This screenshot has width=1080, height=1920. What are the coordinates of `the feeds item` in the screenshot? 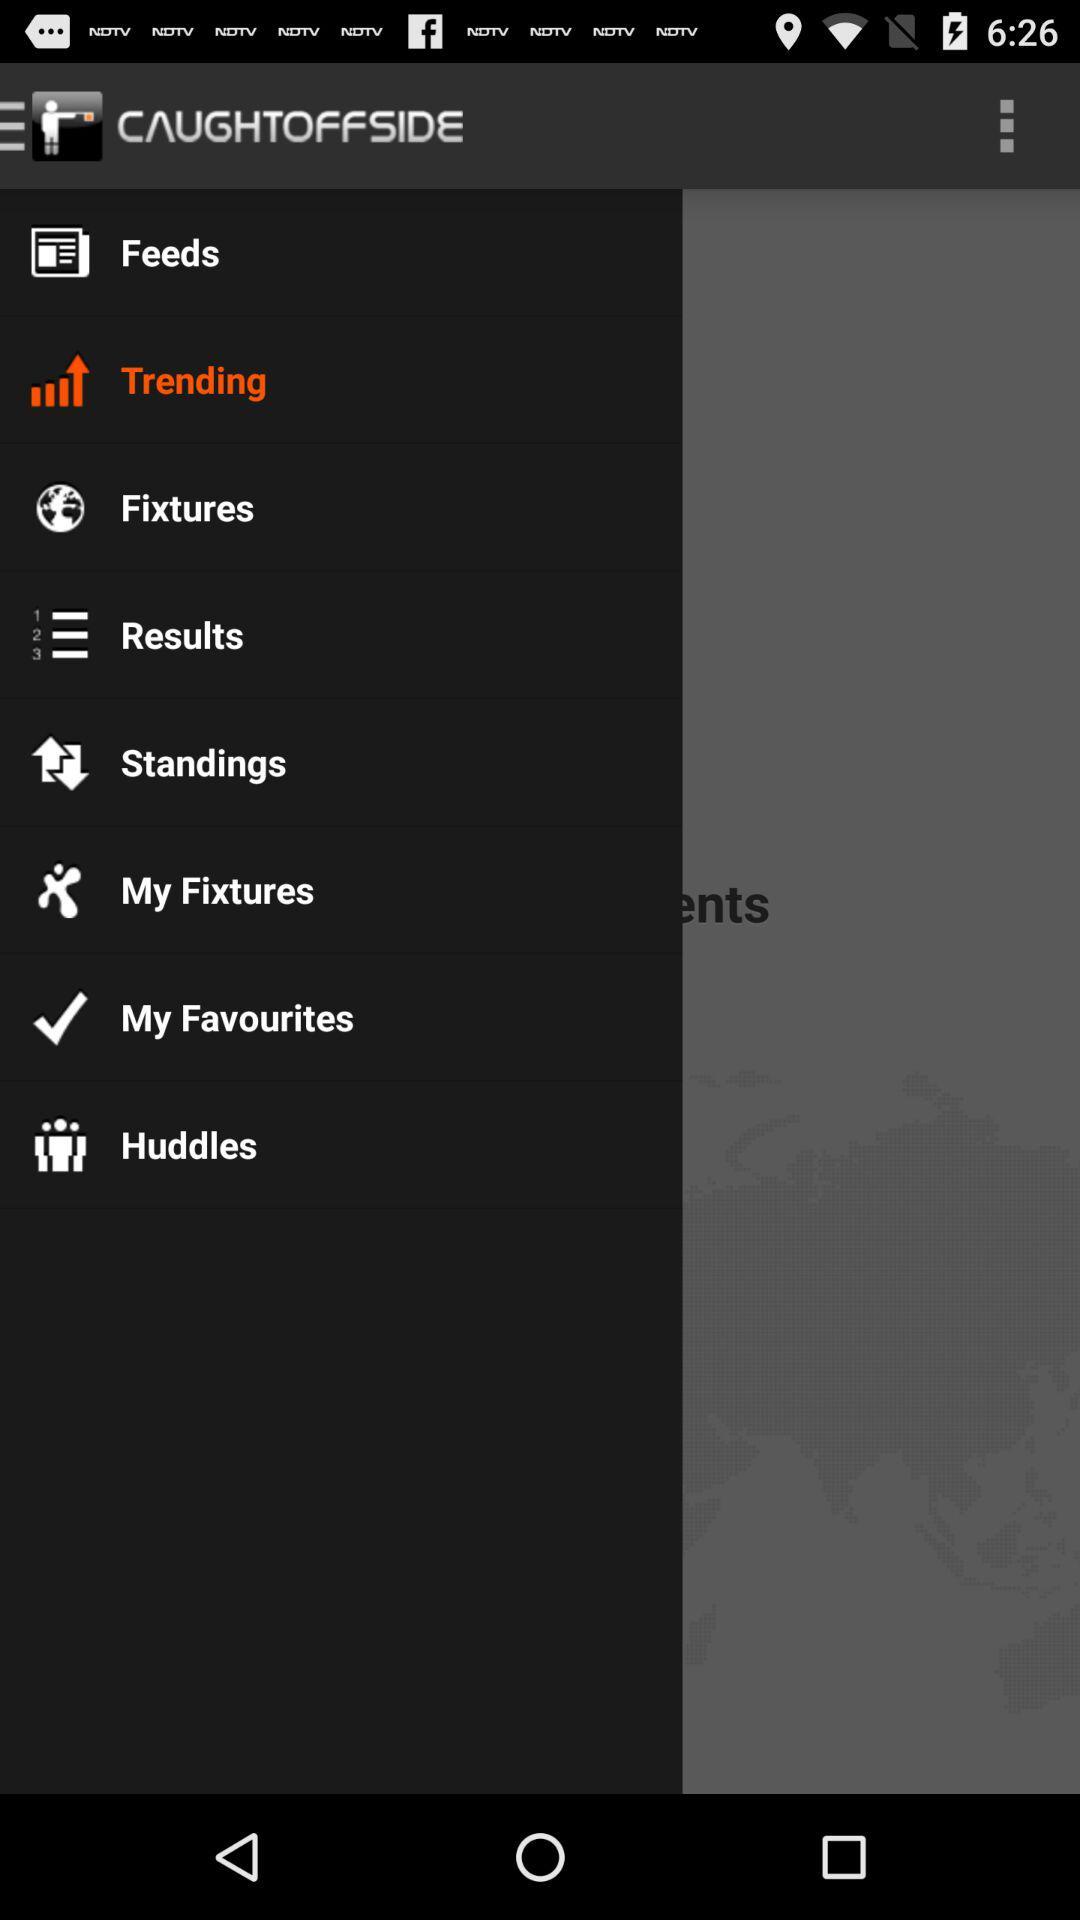 It's located at (153, 251).